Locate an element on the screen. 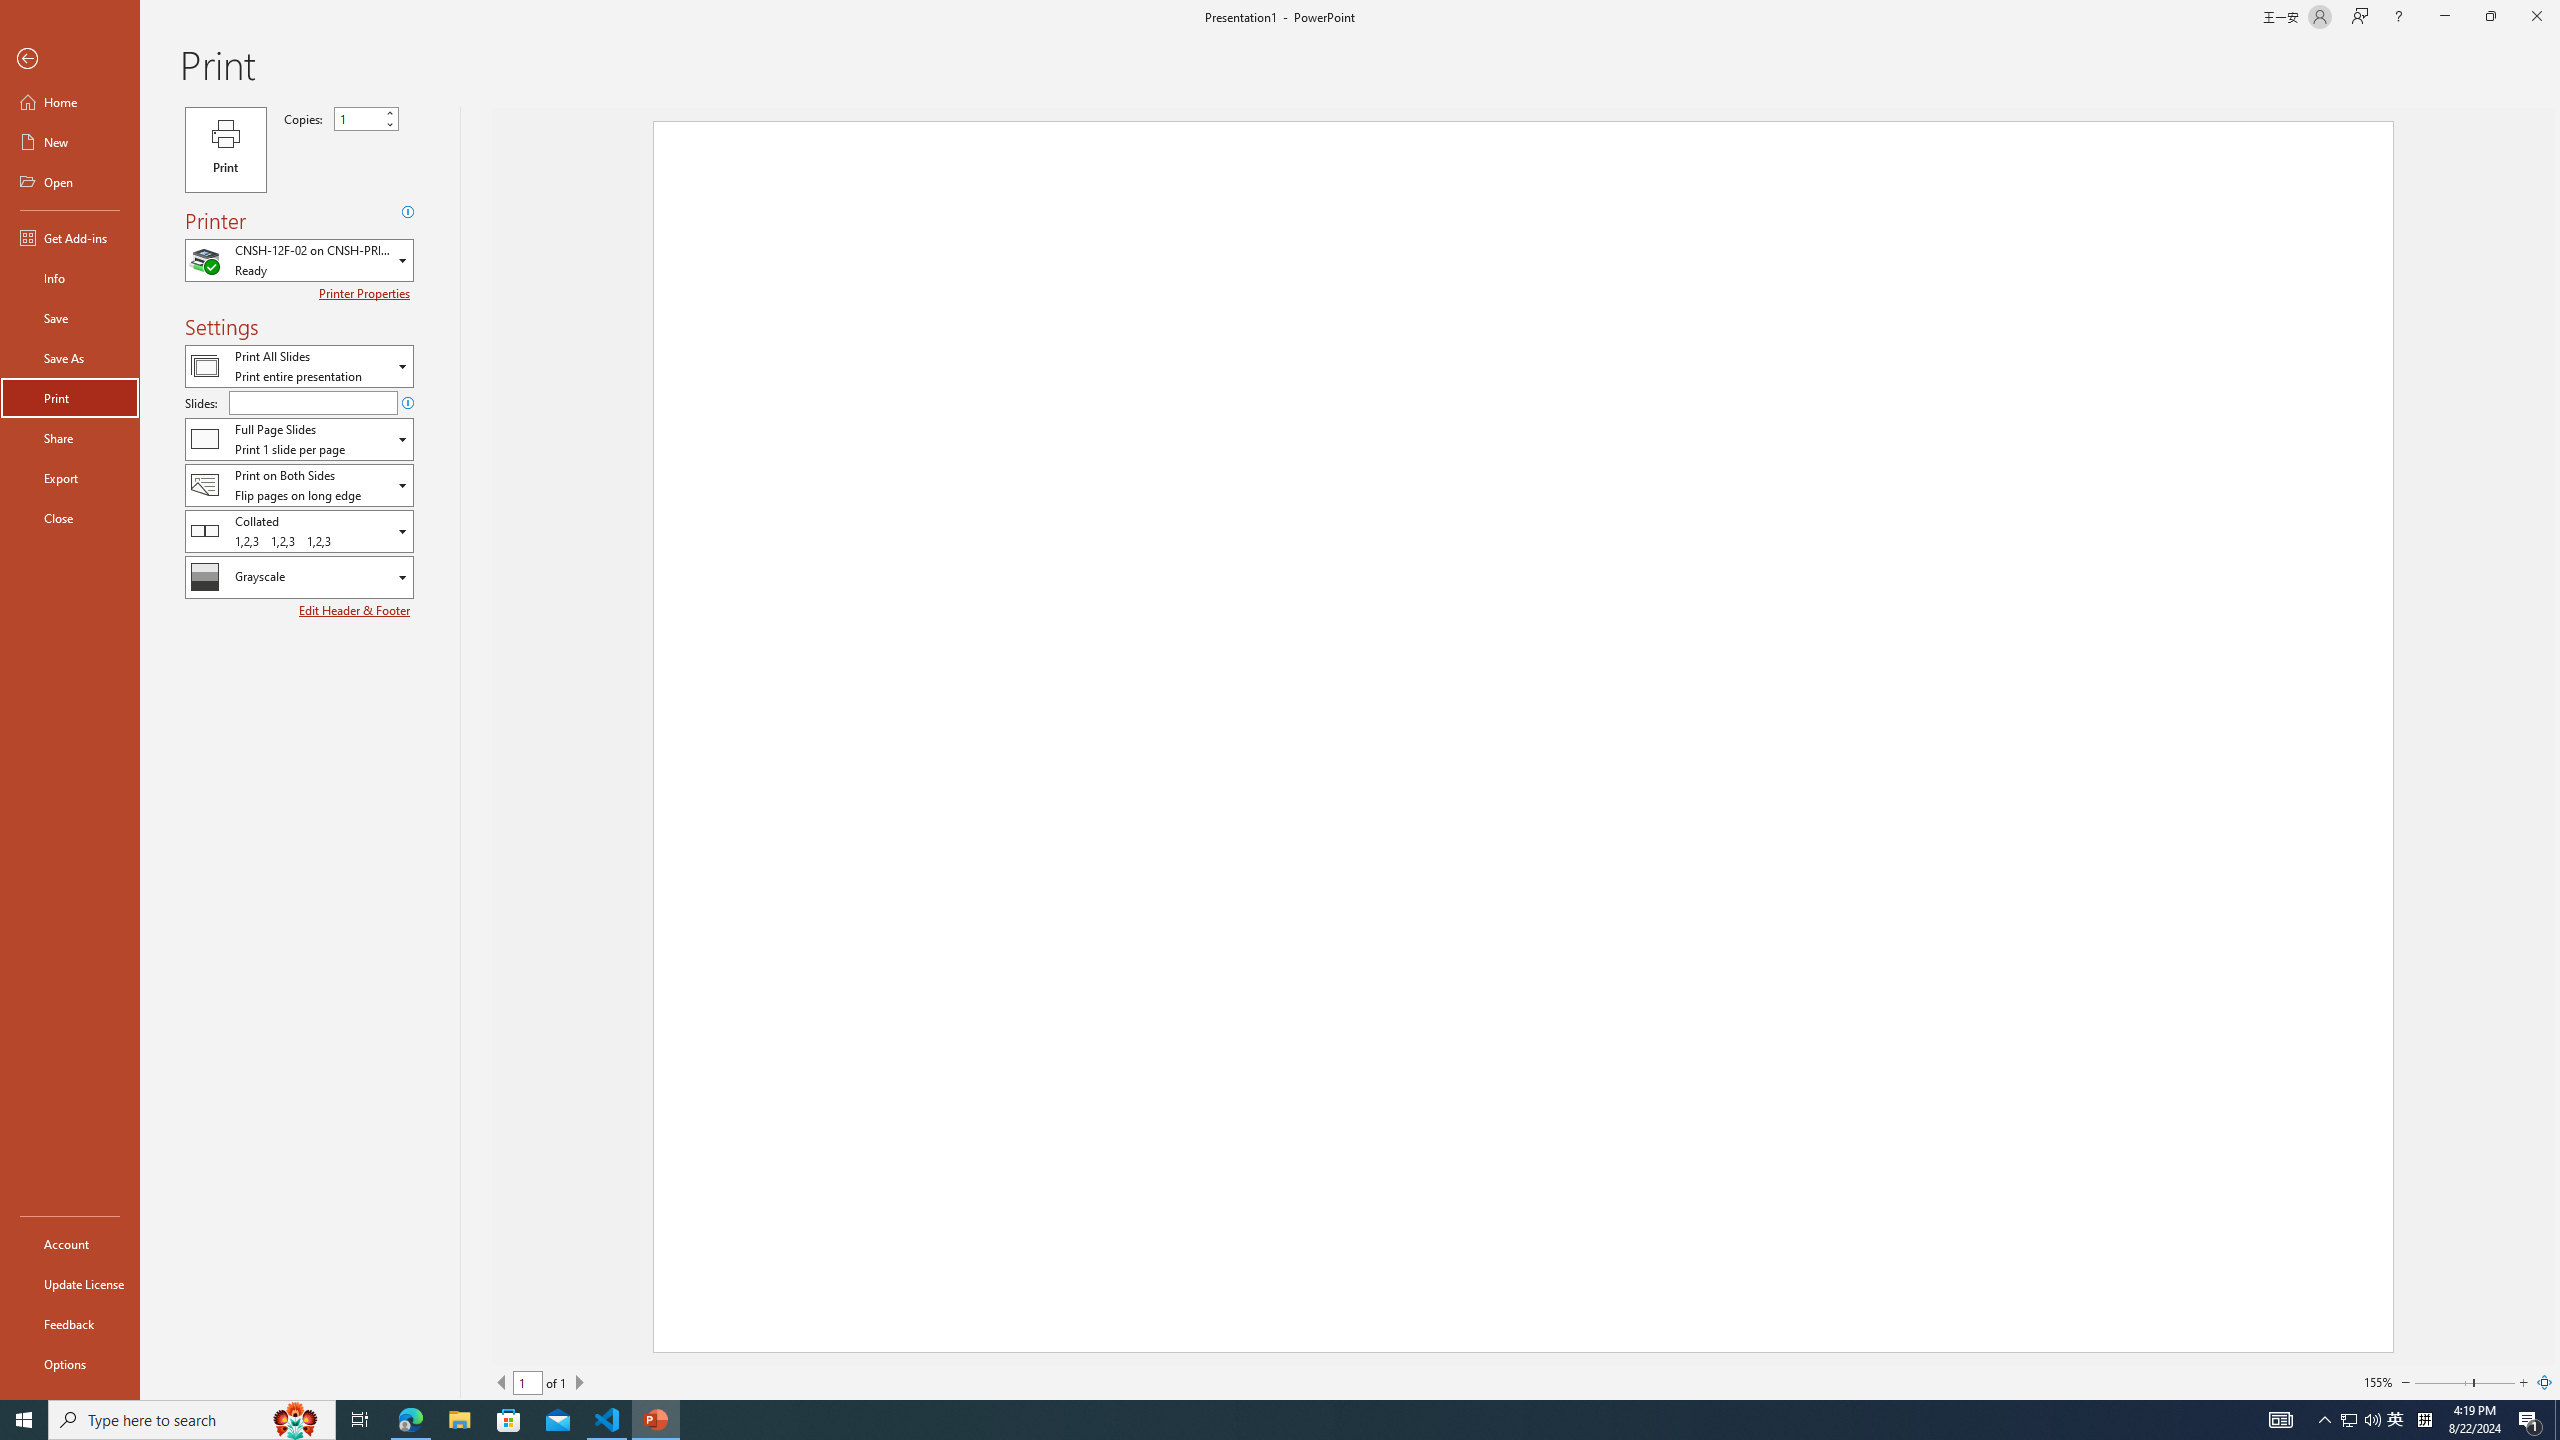  'Printer Properties' is located at coordinates (366, 292).